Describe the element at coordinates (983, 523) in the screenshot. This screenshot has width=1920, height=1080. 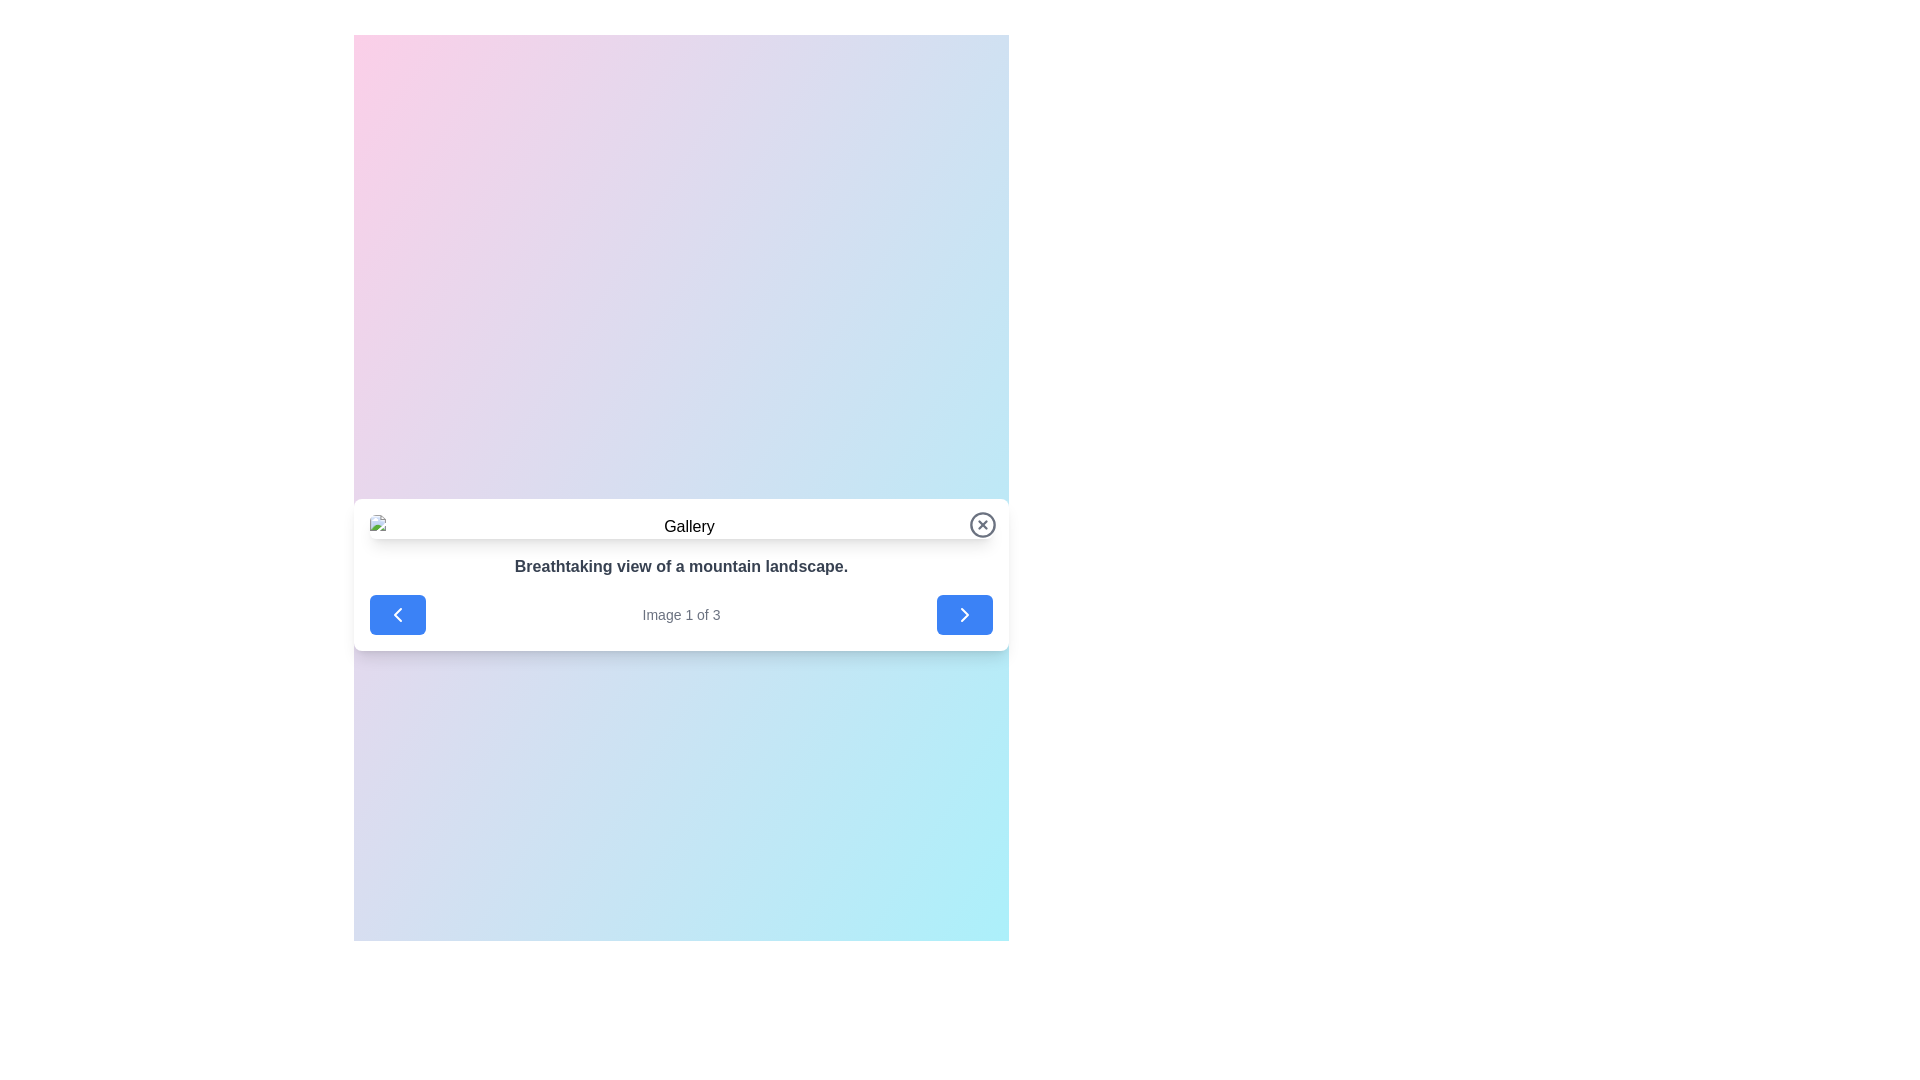
I see `the small circular close button with a gray 'X' icon located at the top-right corner of the card interface` at that location.